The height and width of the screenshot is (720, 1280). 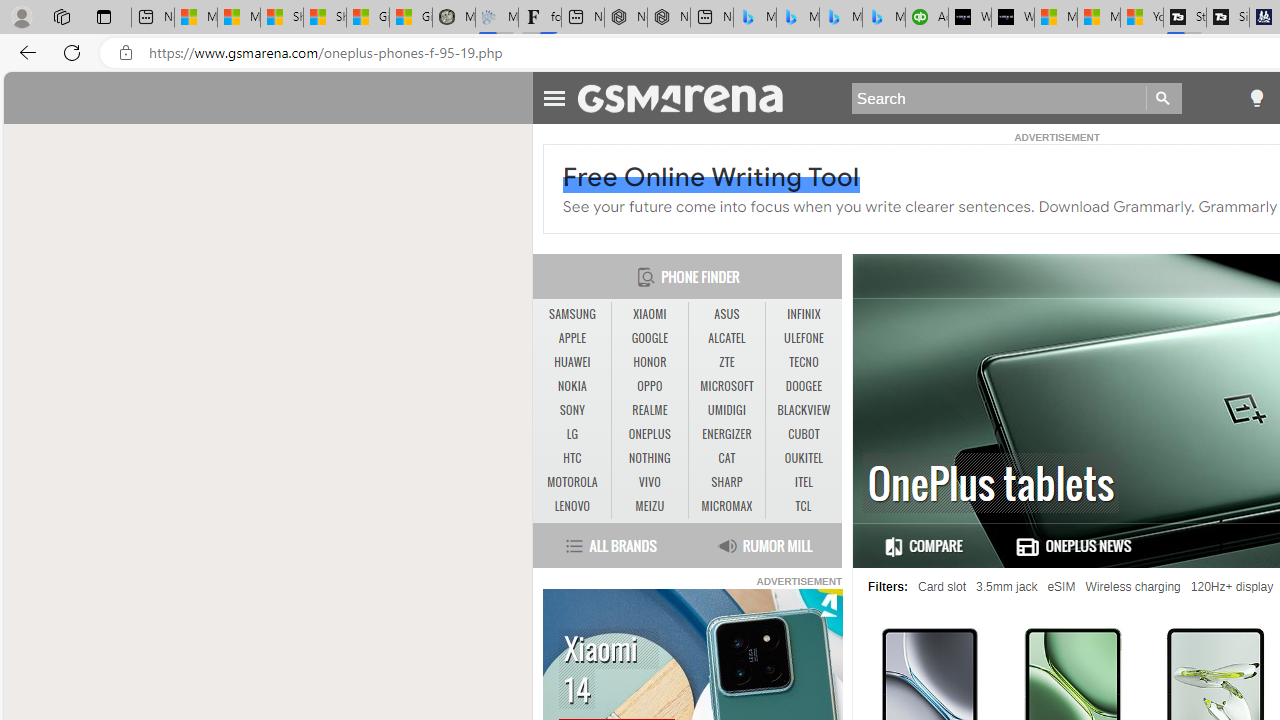 I want to click on 'Free Online Writing Tool', so click(x=711, y=176).